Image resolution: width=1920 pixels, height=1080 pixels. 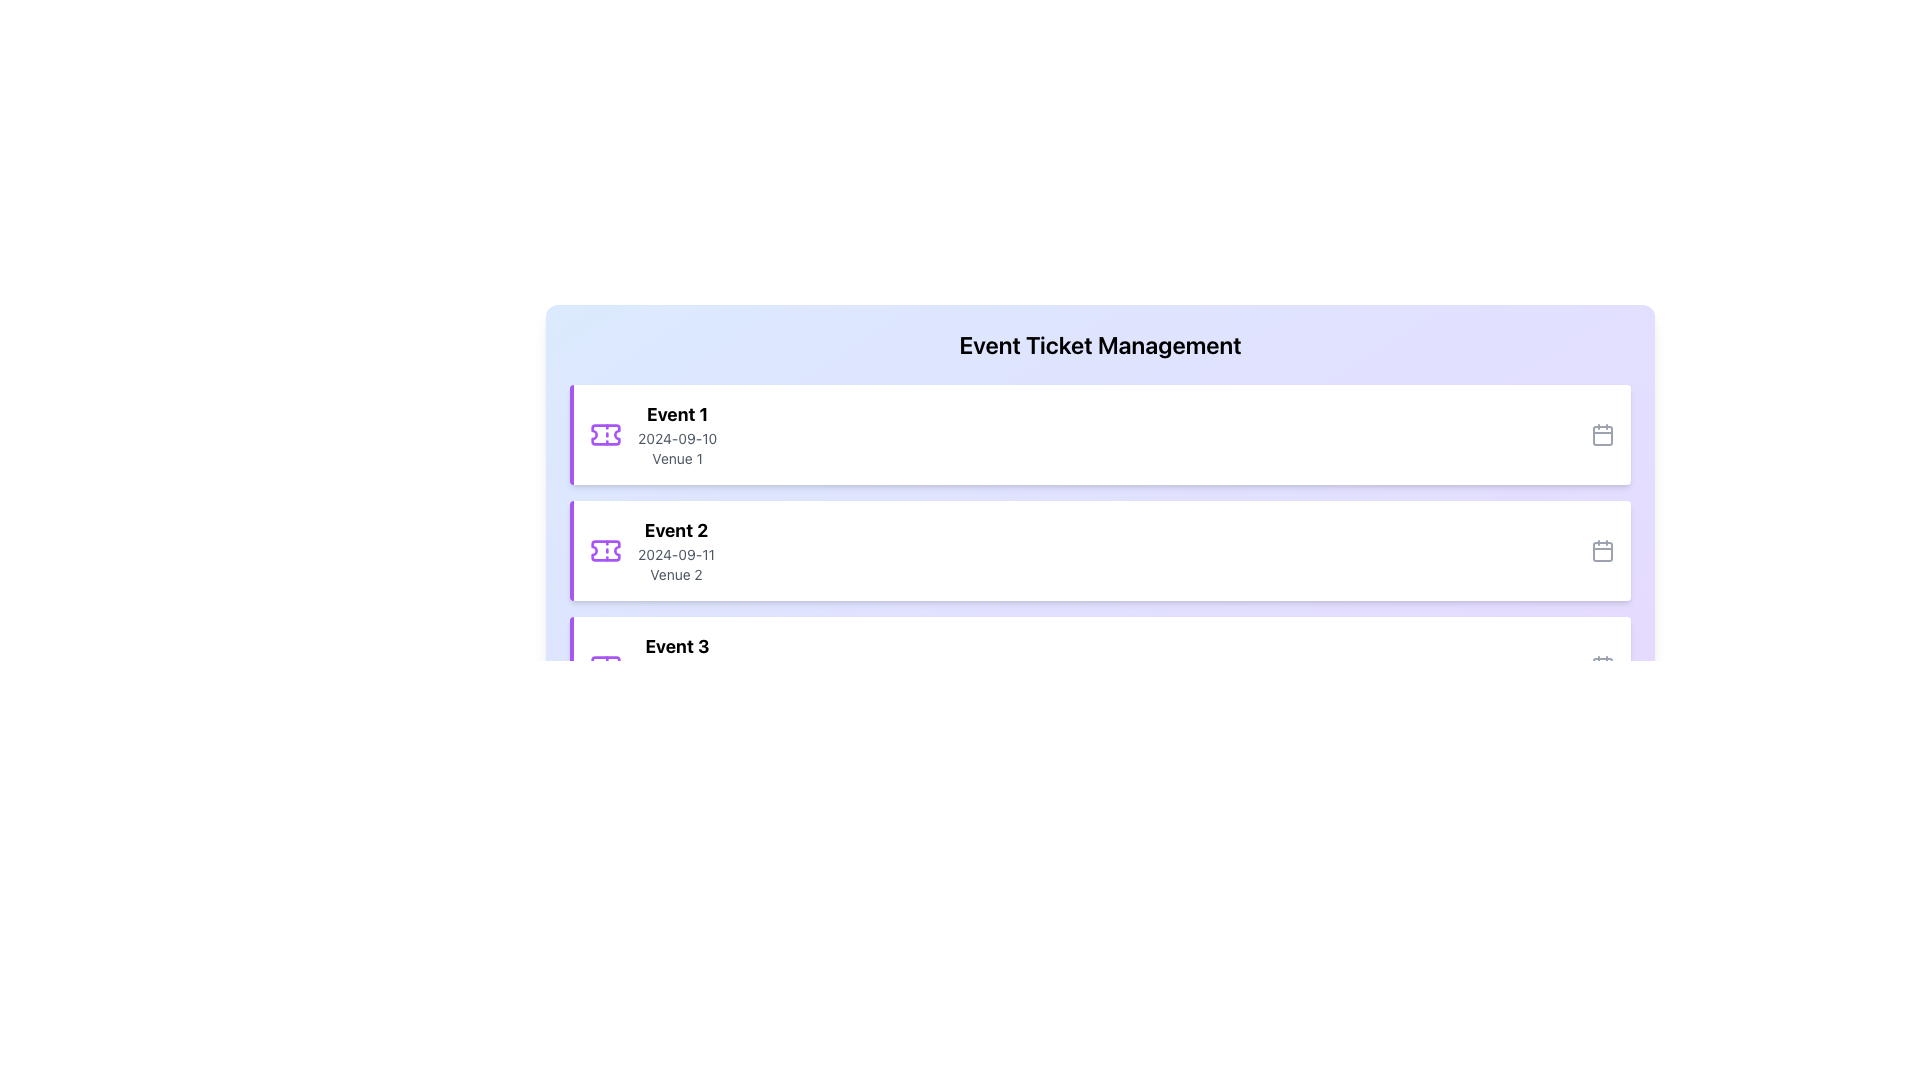 I want to click on the ticket icon for 'Event 2', located in the middle-left region of the second event entry to symbolize ticket-related actions, so click(x=604, y=551).